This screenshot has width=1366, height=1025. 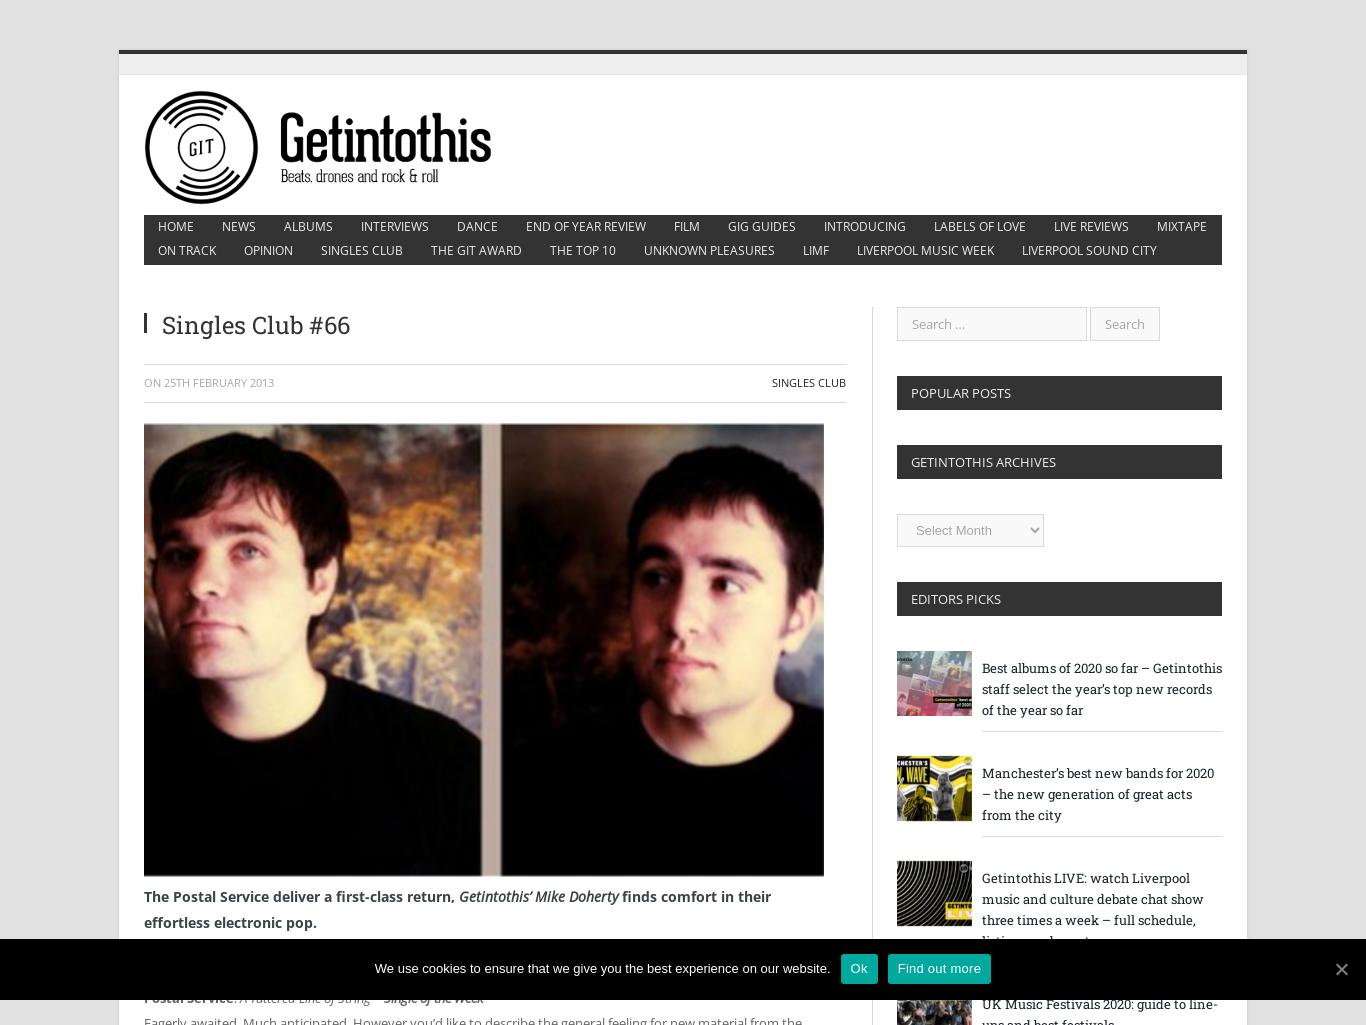 I want to click on 'Find out more', so click(x=938, y=968).